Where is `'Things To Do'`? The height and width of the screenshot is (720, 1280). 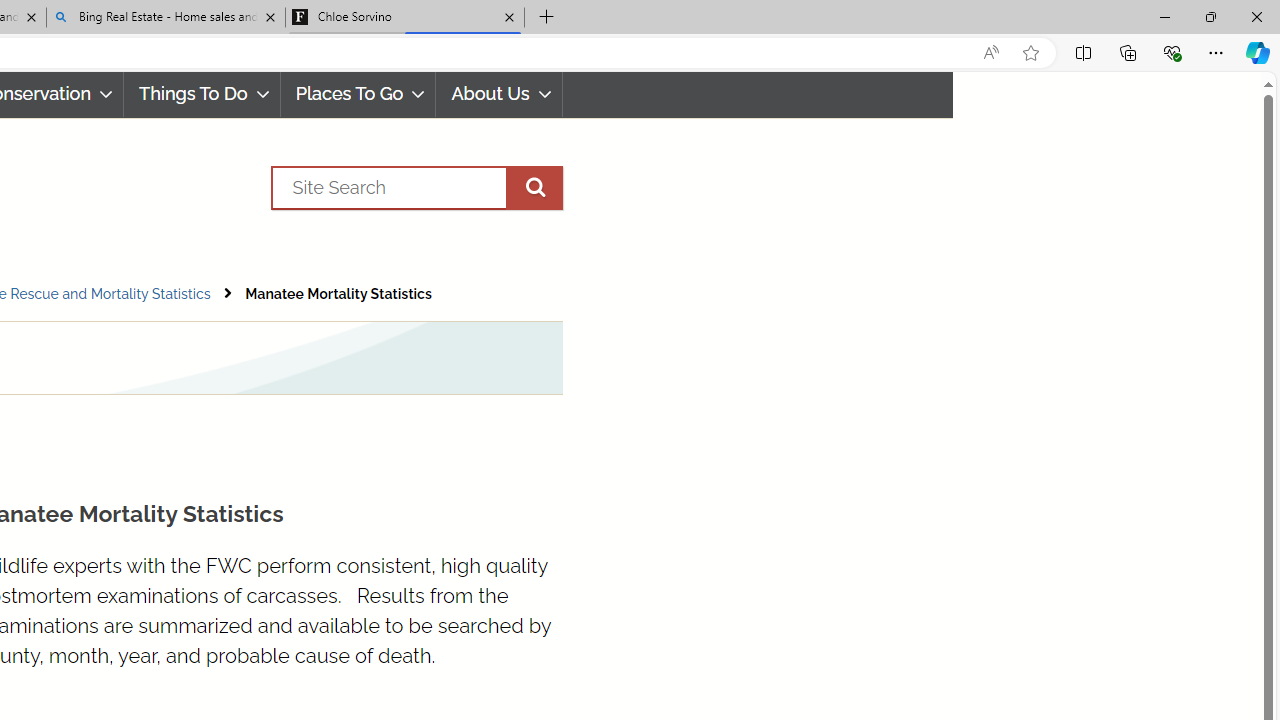
'Things To Do' is located at coordinates (202, 94).